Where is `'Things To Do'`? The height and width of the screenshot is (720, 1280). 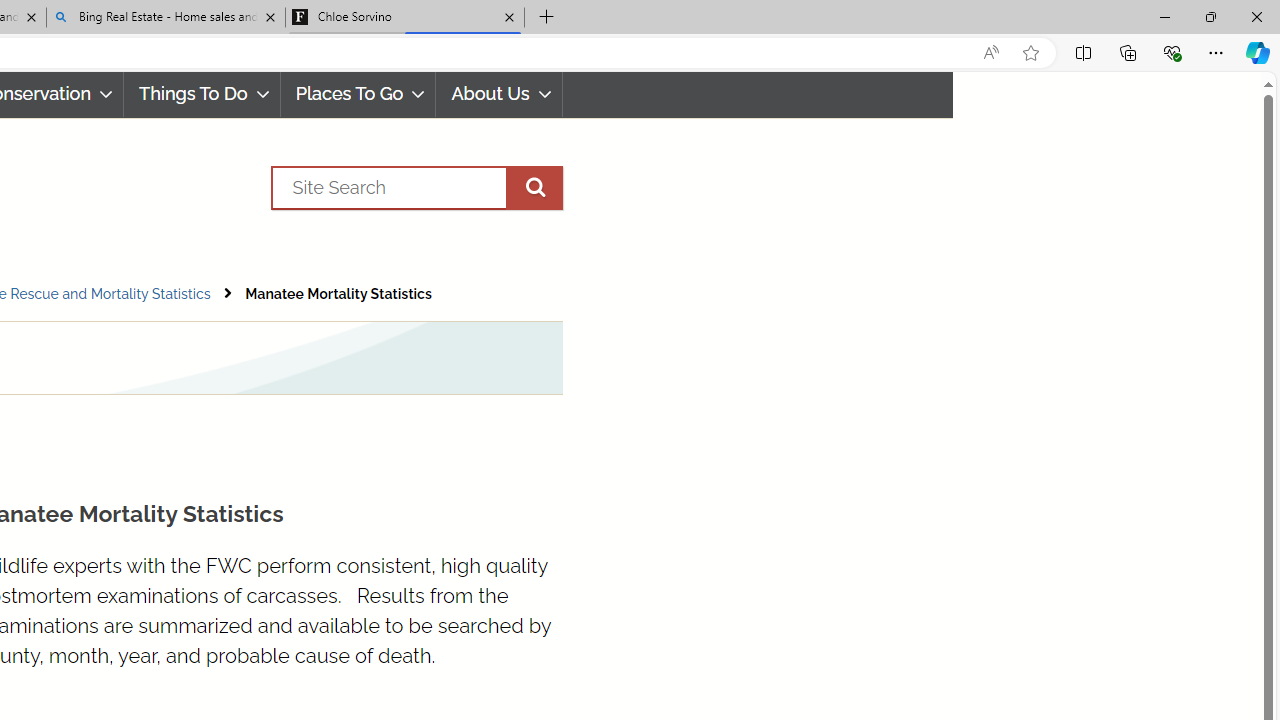
'Things To Do' is located at coordinates (202, 94).